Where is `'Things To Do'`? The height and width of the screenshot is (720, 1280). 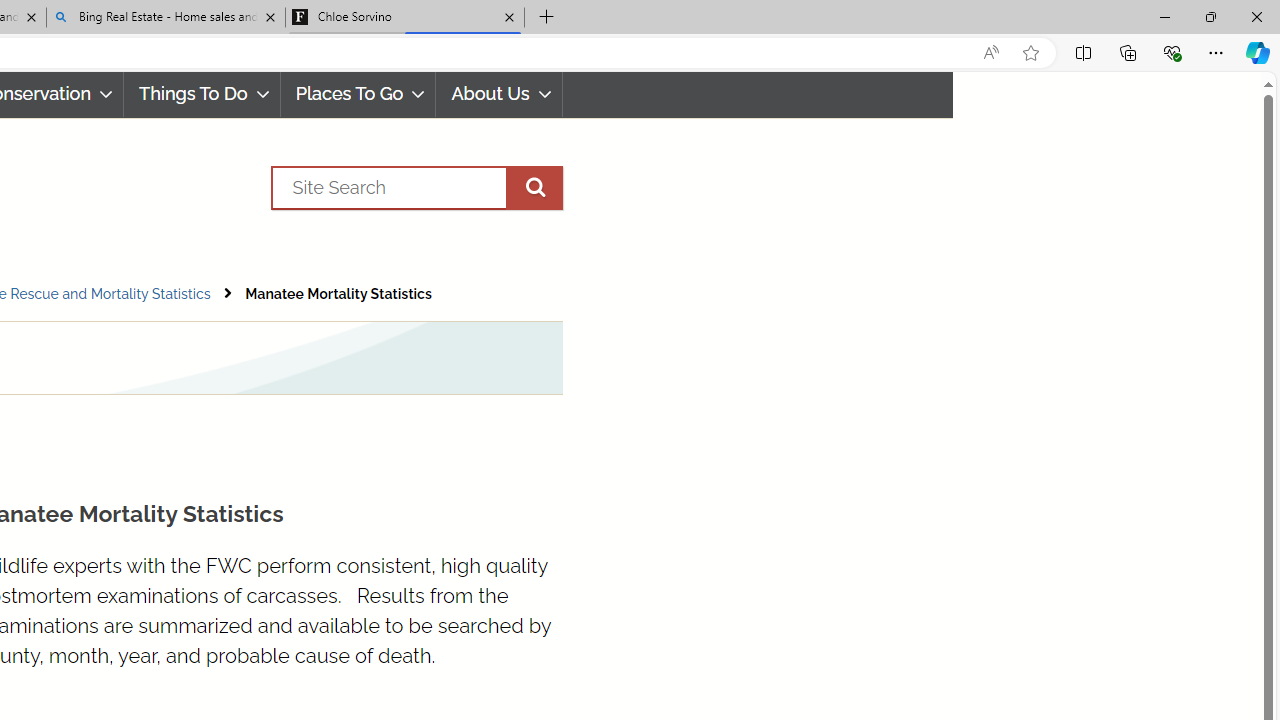
'Things To Do' is located at coordinates (202, 94).